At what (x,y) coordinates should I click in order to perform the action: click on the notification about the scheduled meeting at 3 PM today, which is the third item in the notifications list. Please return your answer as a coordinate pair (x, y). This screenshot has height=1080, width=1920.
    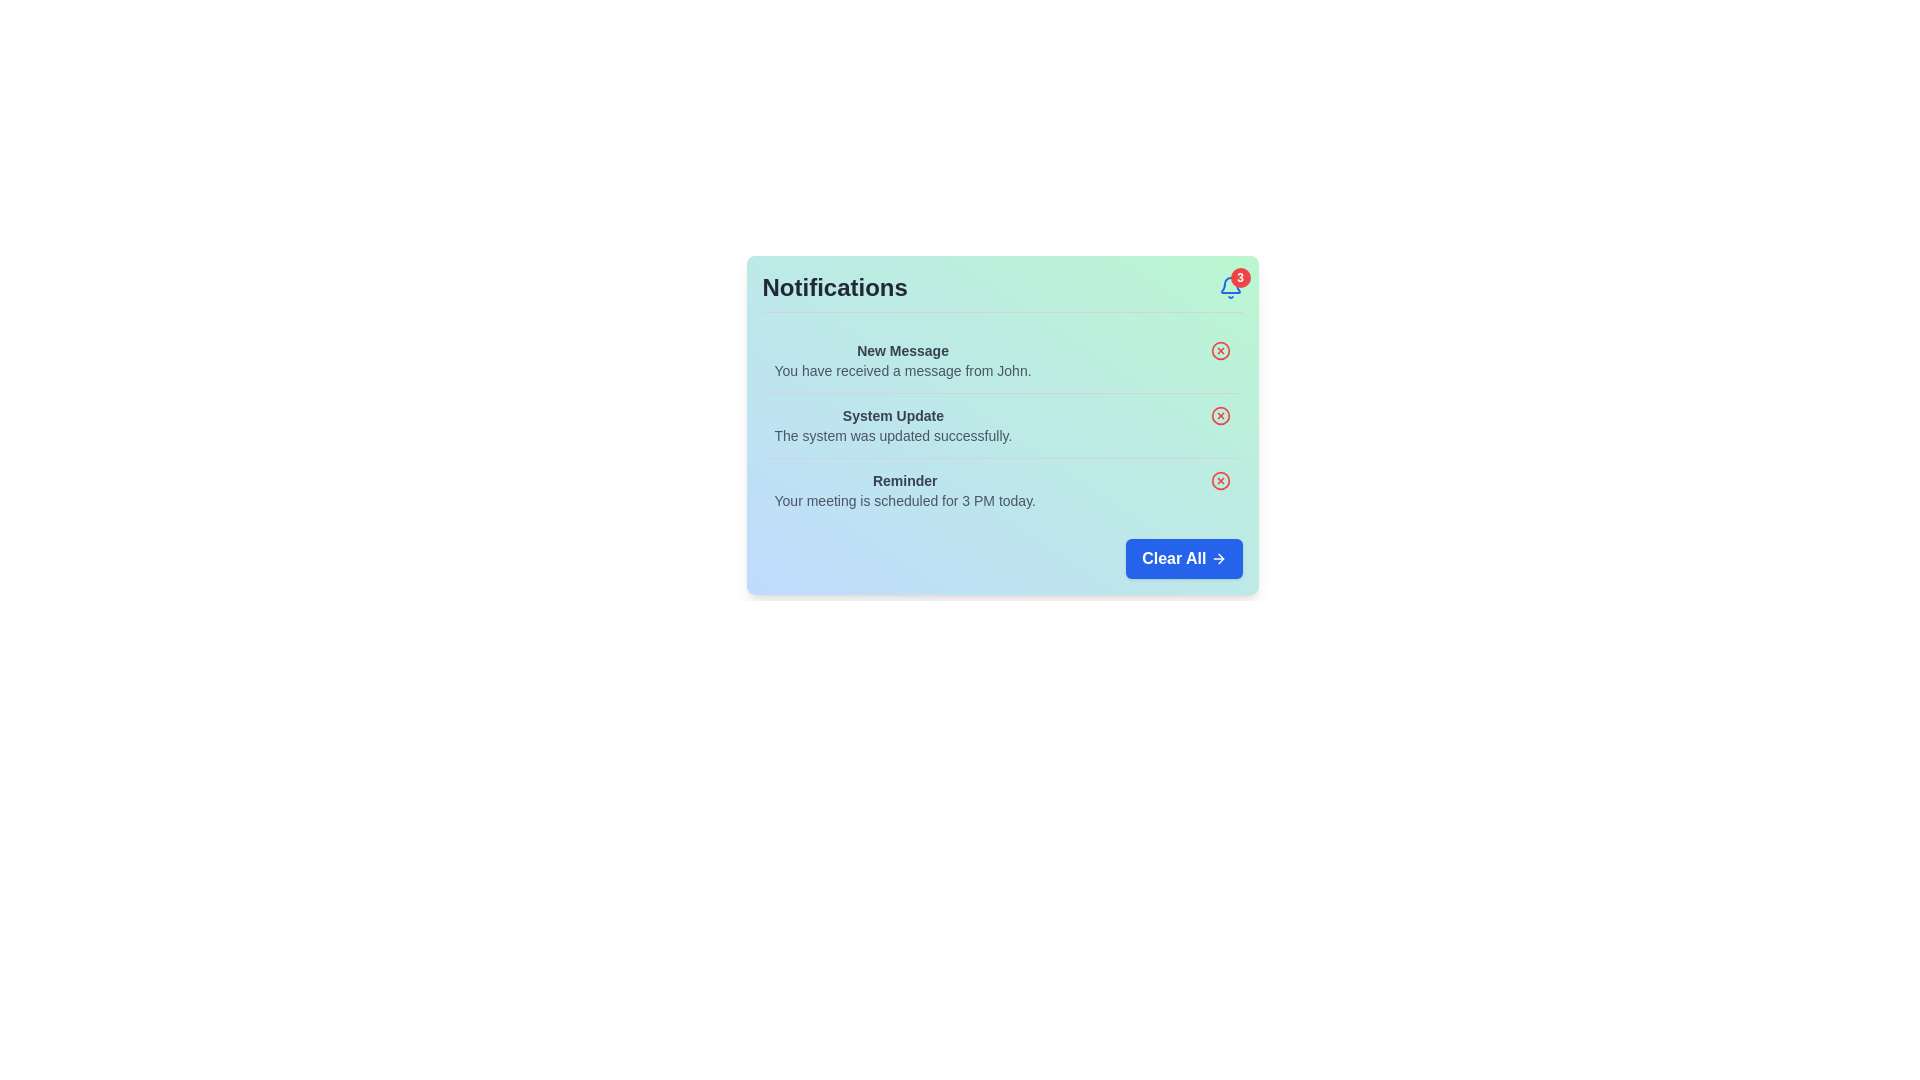
    Looking at the image, I should click on (904, 490).